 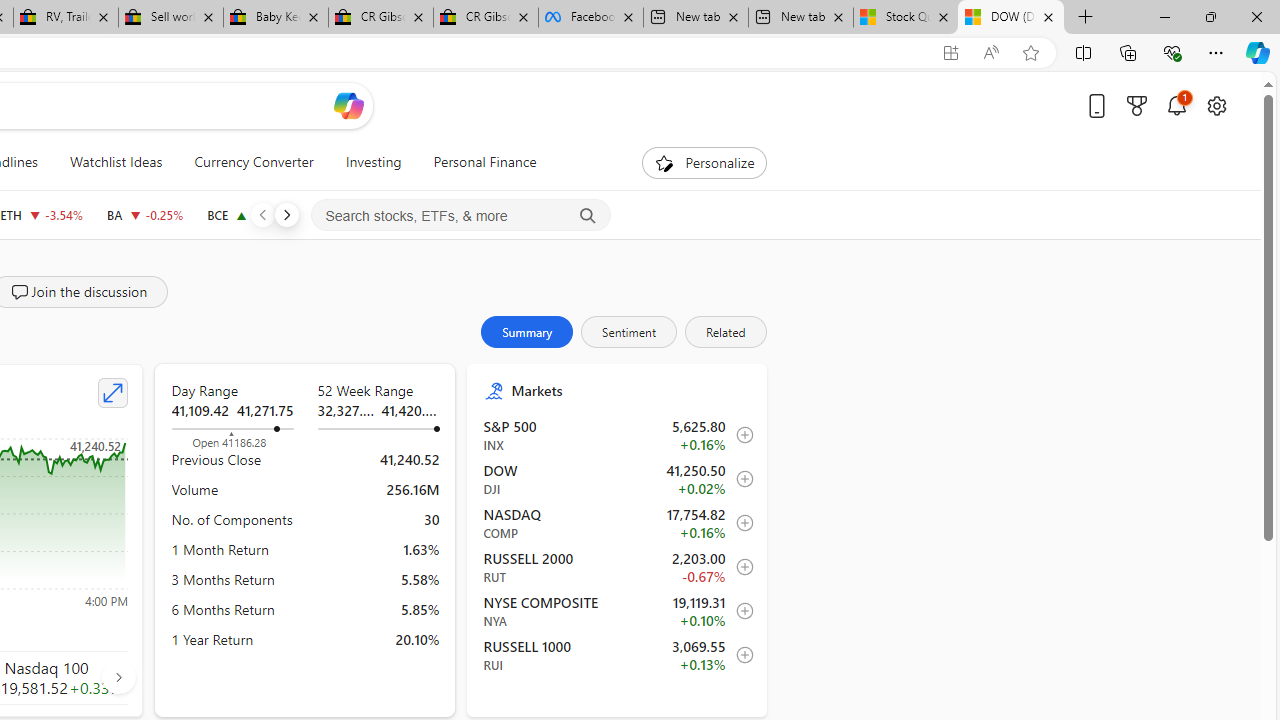 What do you see at coordinates (724, 330) in the screenshot?
I see `'Related'` at bounding box center [724, 330].